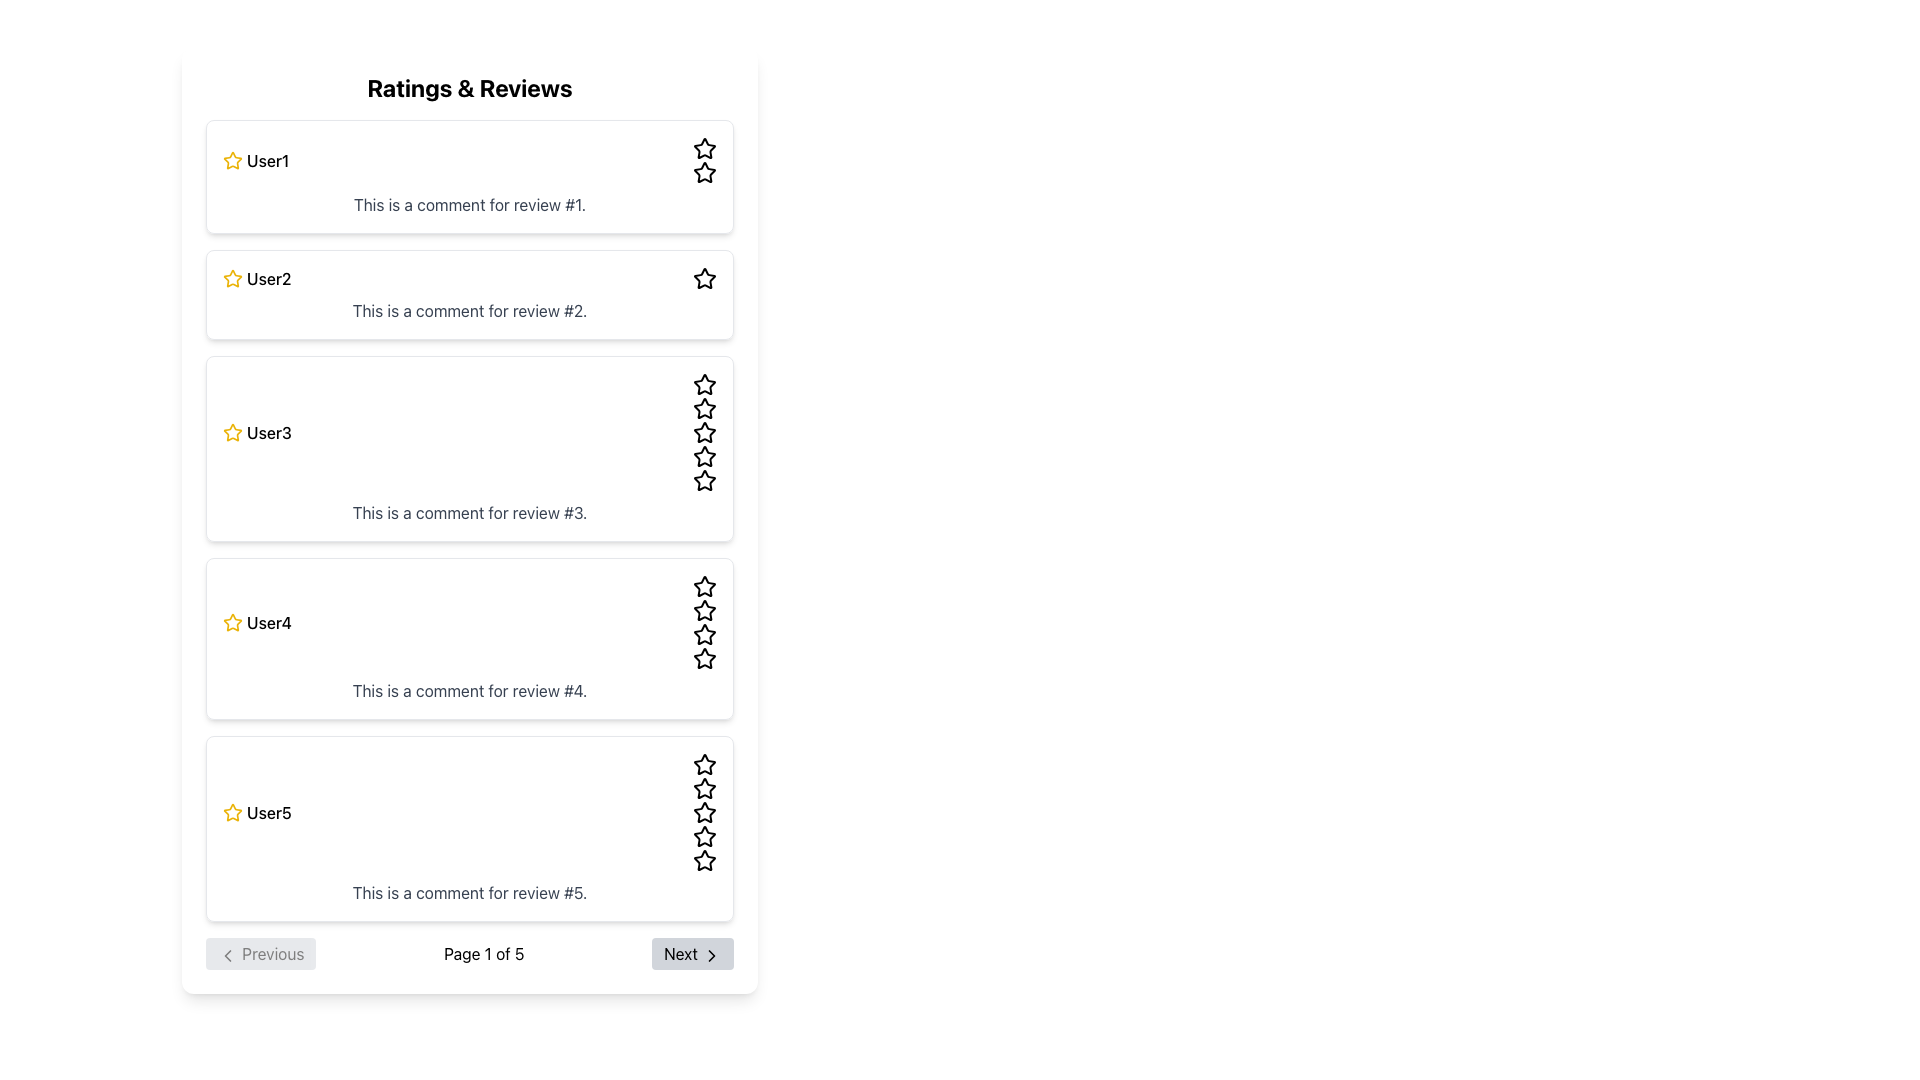 This screenshot has height=1080, width=1920. What do you see at coordinates (268, 431) in the screenshot?
I see `the third listed user name in the review entry list, positioned between 'User2' and 'User4'` at bounding box center [268, 431].